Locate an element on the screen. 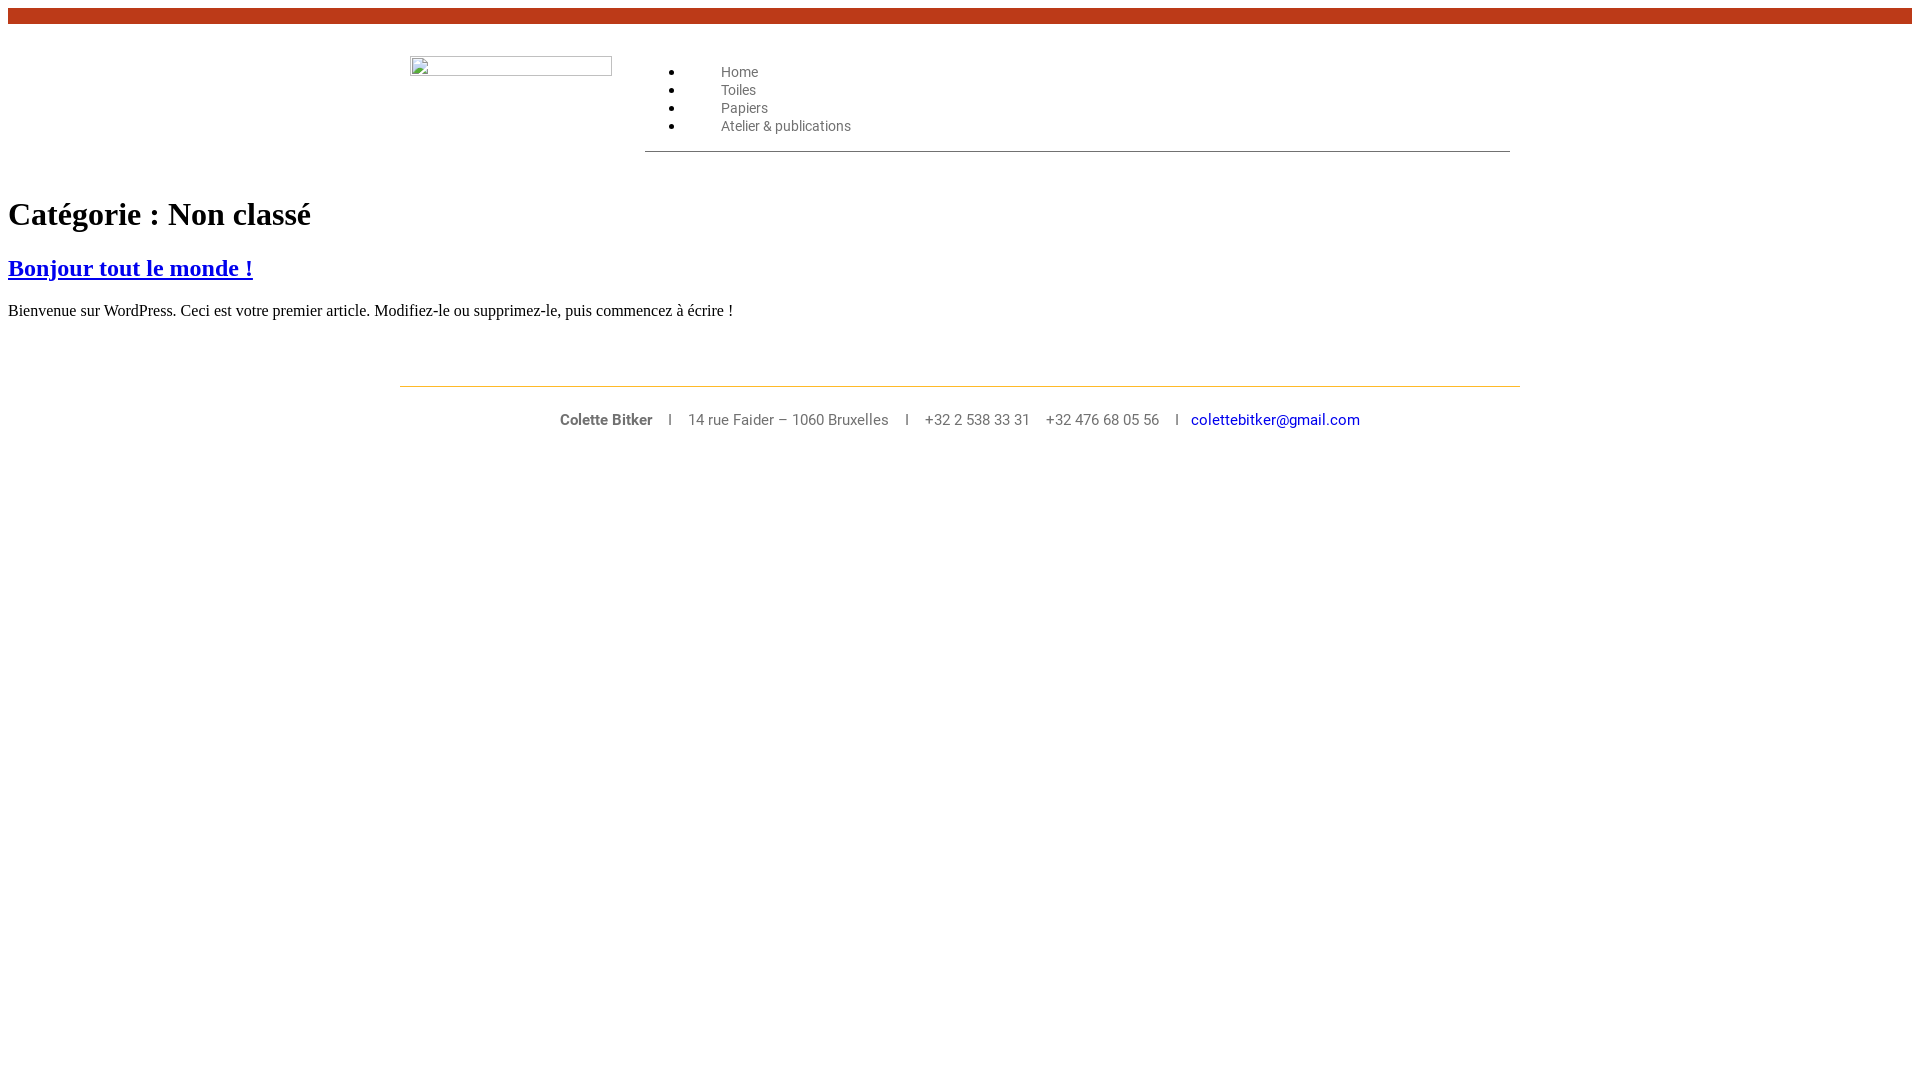  'colettebitker@gmail.com' is located at coordinates (1274, 419).